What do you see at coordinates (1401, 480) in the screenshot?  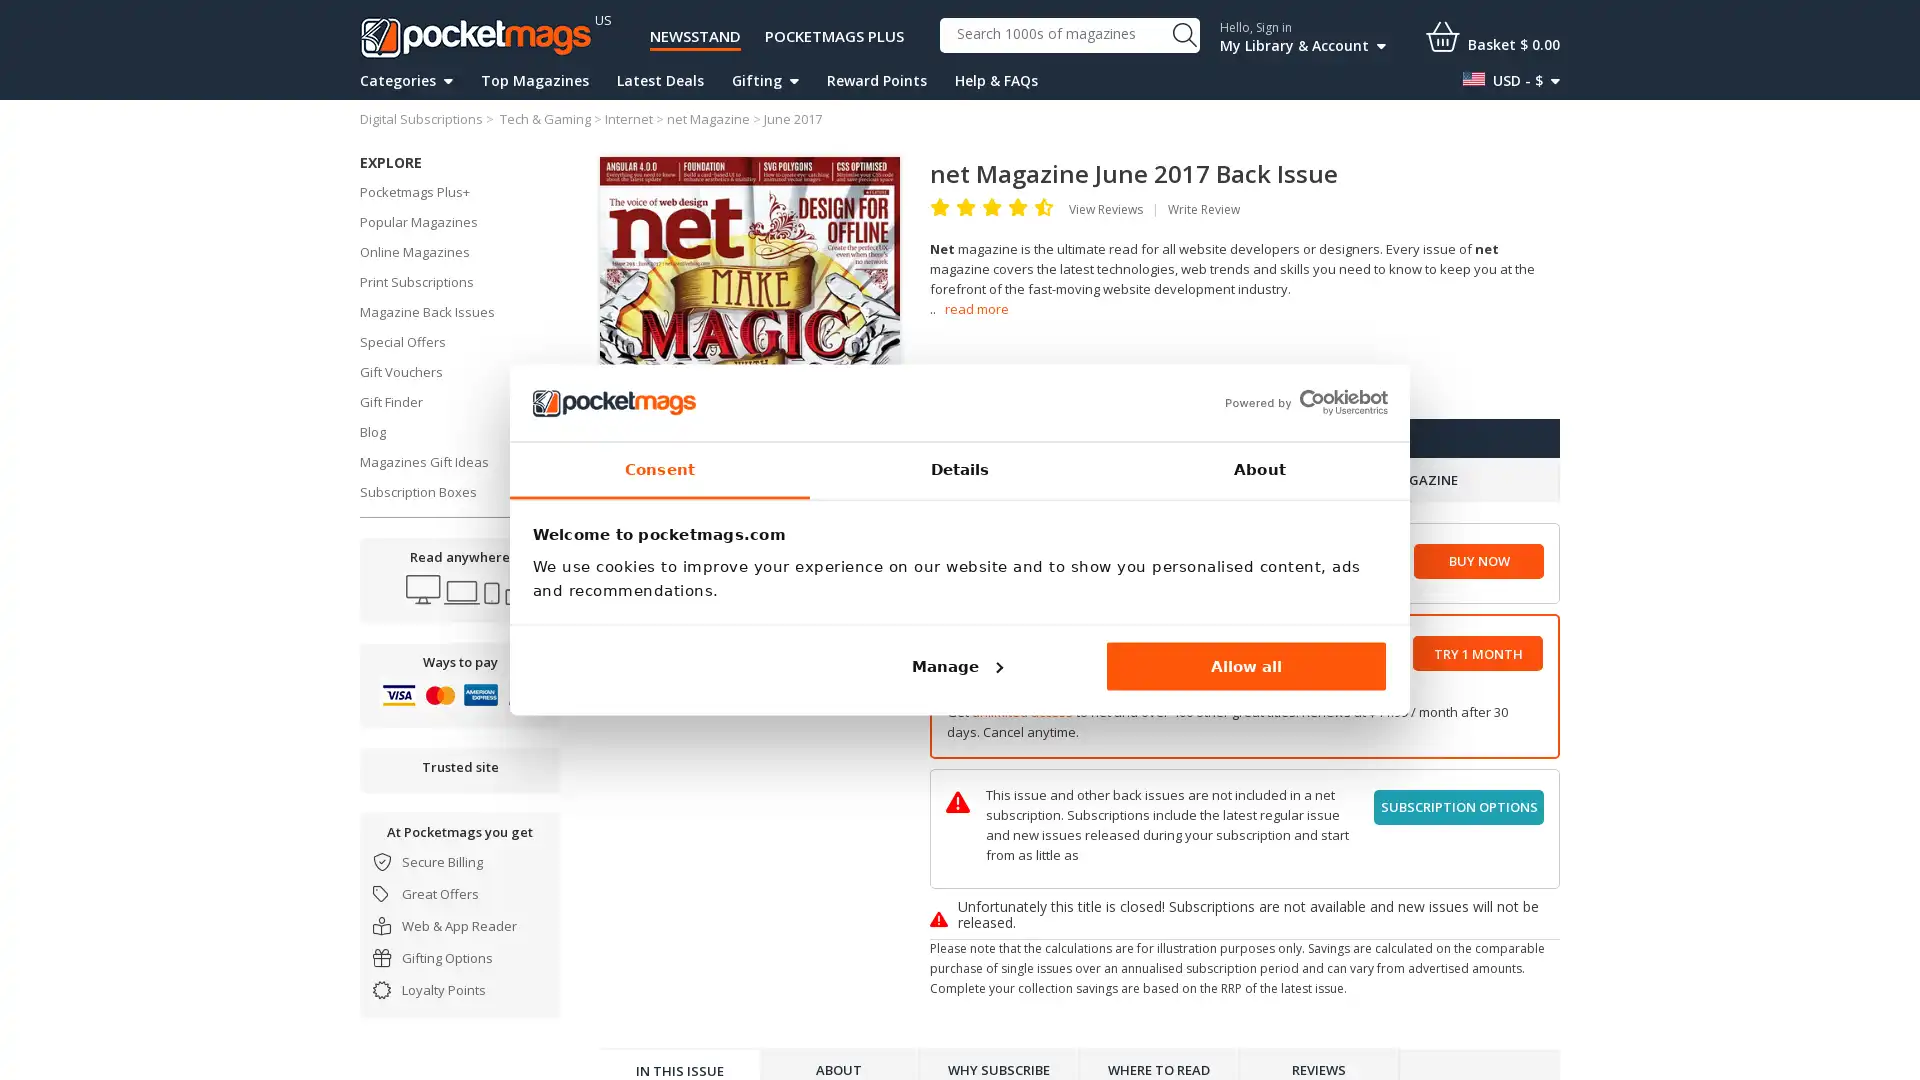 I see `PRINT MAGAZINE` at bounding box center [1401, 480].